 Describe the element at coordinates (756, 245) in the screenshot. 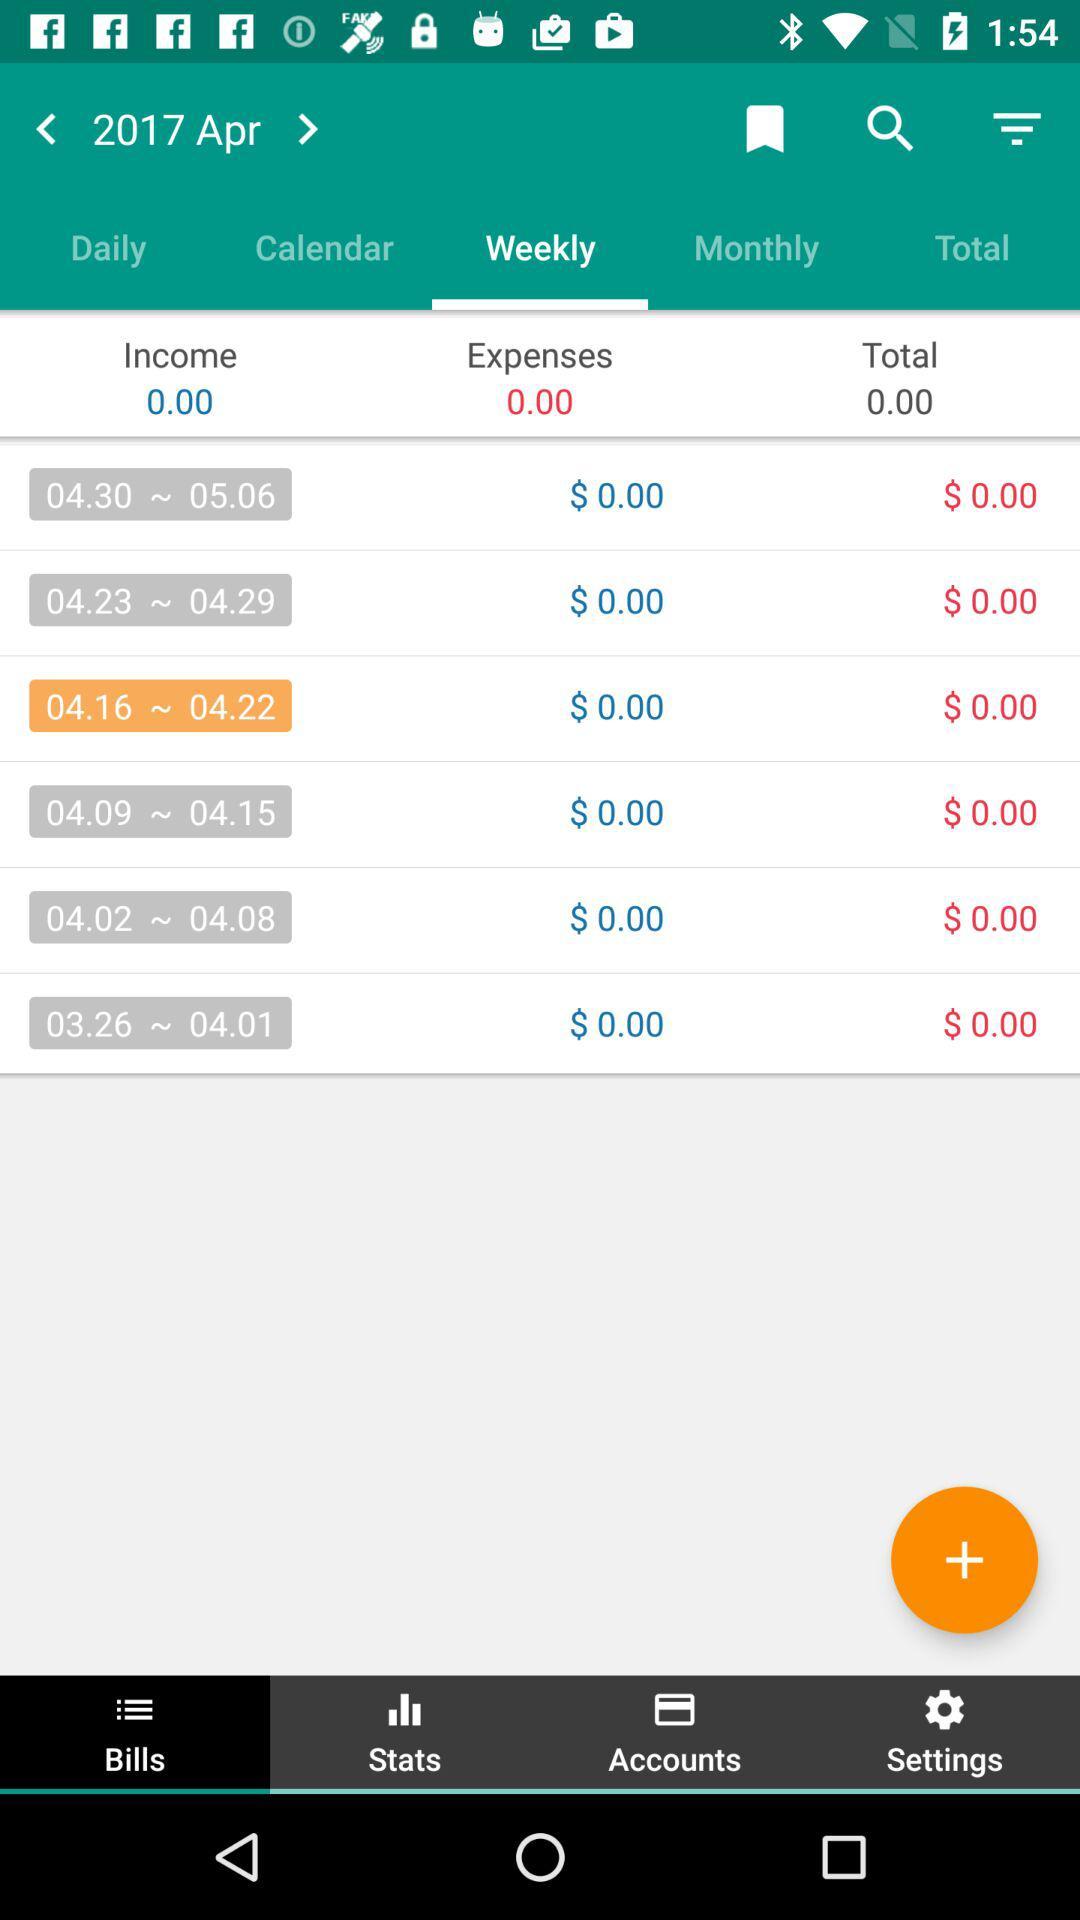

I see `the monthly icon` at that location.